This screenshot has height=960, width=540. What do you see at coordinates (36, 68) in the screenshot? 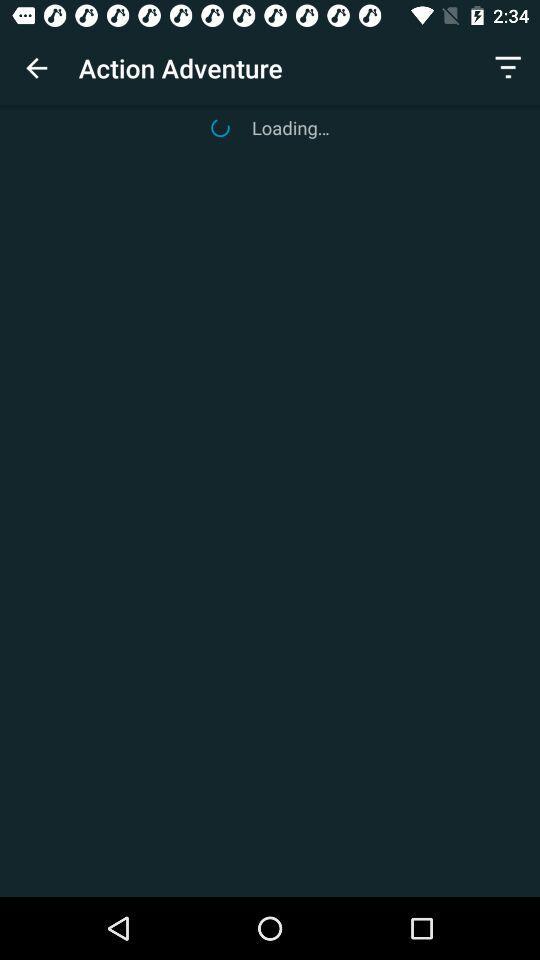
I see `the icon at the top left corner` at bounding box center [36, 68].